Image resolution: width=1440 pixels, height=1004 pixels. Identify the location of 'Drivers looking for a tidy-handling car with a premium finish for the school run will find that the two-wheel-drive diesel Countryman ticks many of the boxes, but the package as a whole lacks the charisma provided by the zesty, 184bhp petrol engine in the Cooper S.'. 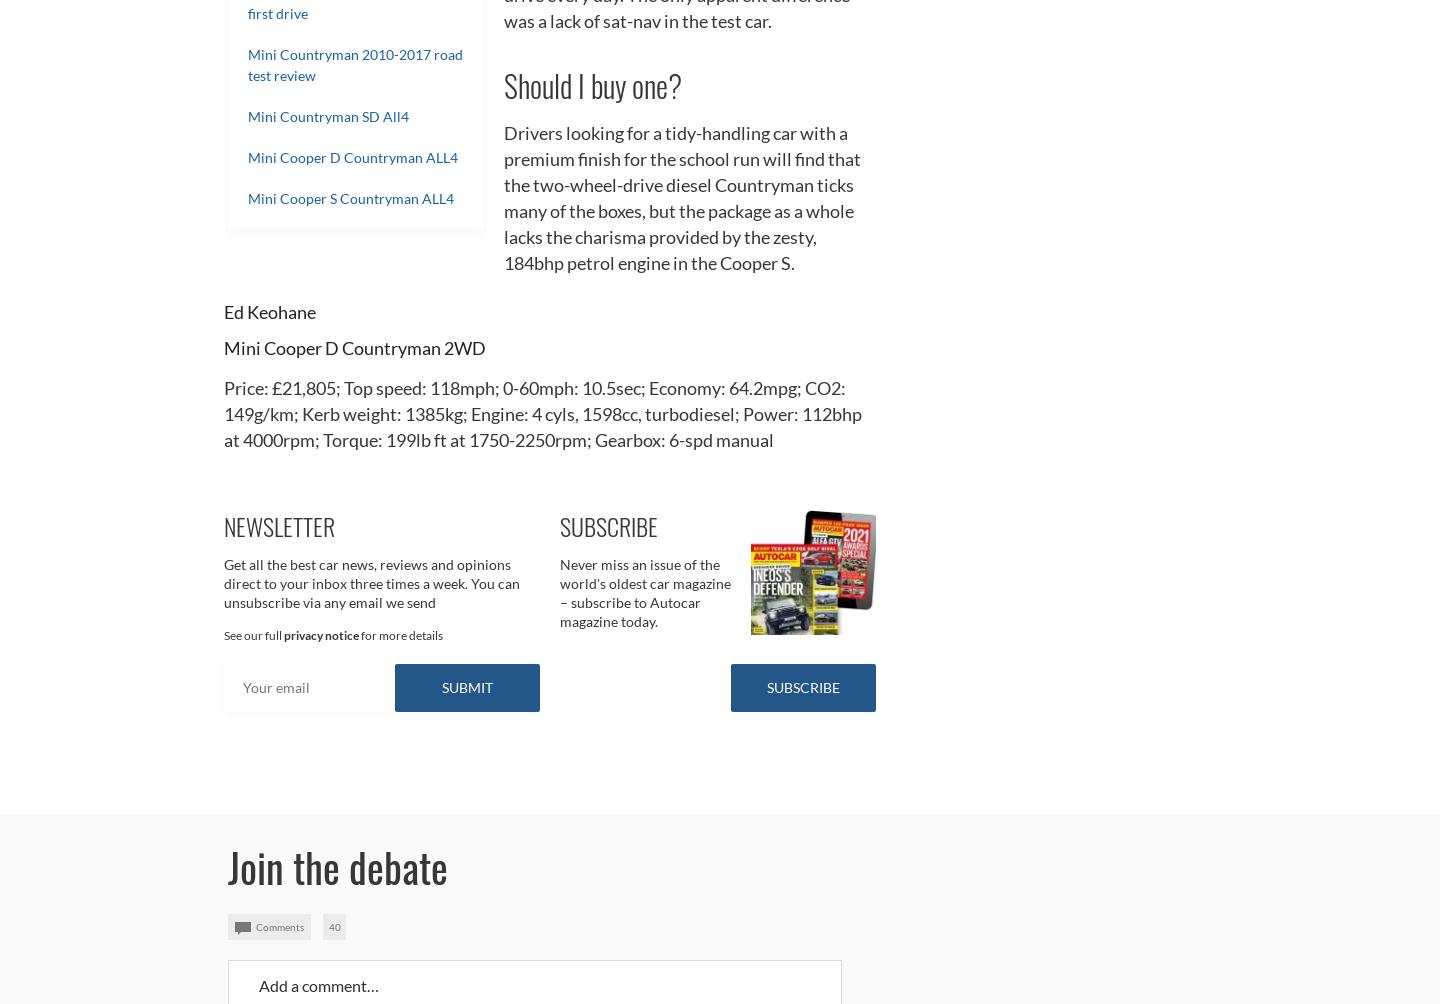
(682, 196).